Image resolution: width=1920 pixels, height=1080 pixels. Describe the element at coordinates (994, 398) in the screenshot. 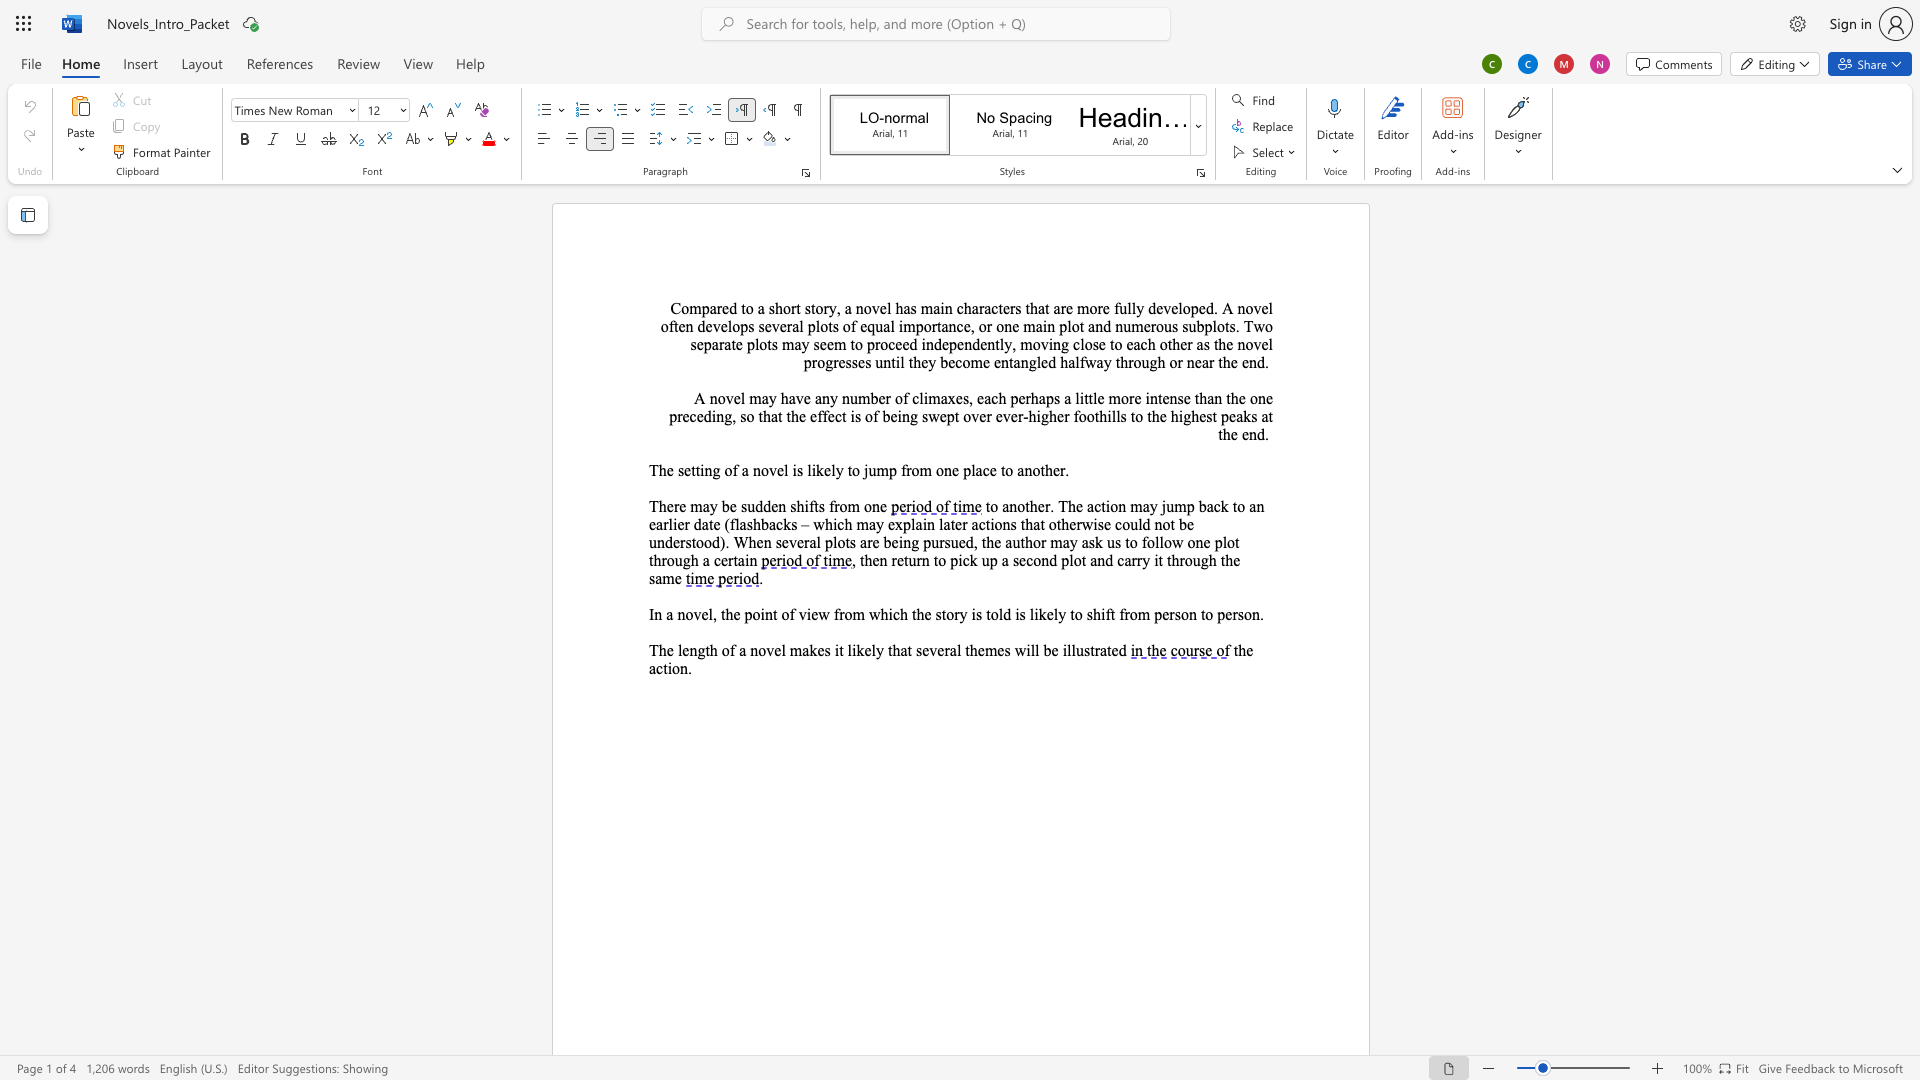

I see `the 2th character "c" in the text` at that location.